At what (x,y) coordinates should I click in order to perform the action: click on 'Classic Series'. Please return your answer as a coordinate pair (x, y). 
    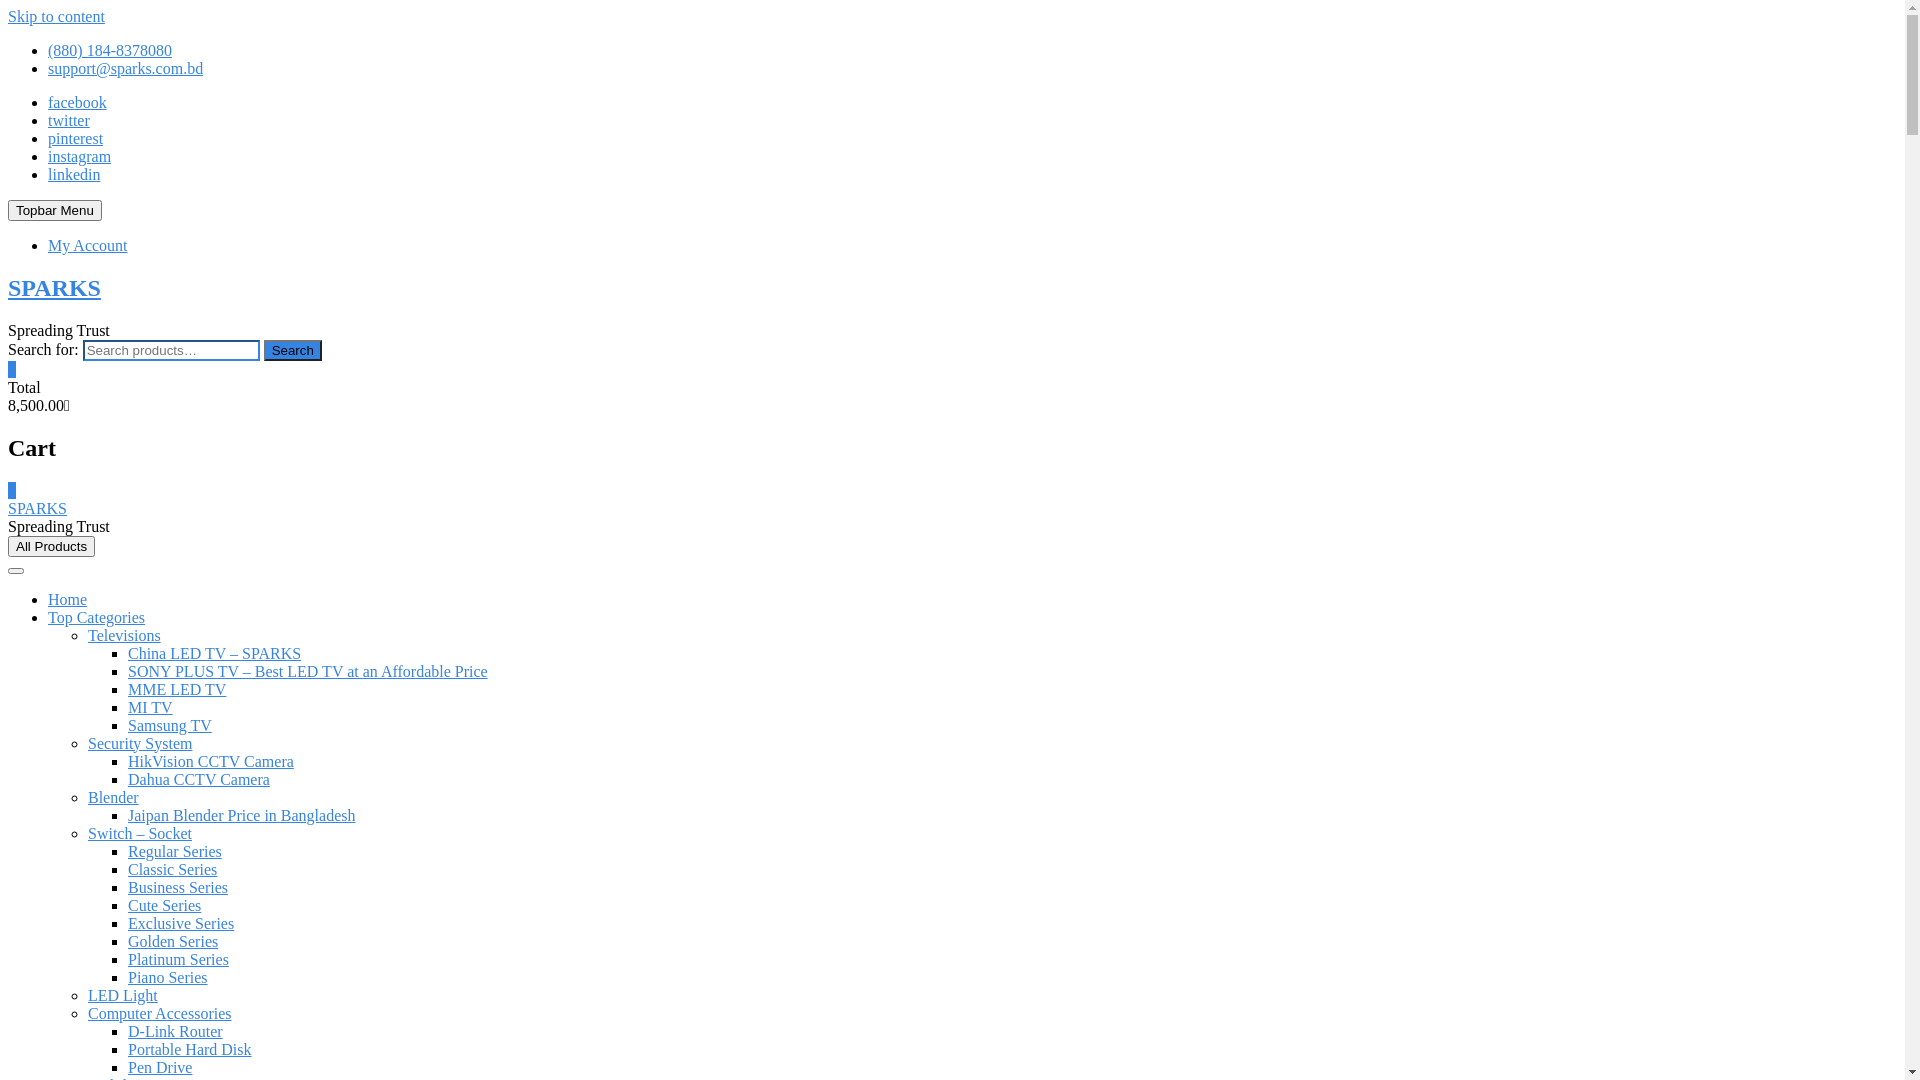
    Looking at the image, I should click on (172, 868).